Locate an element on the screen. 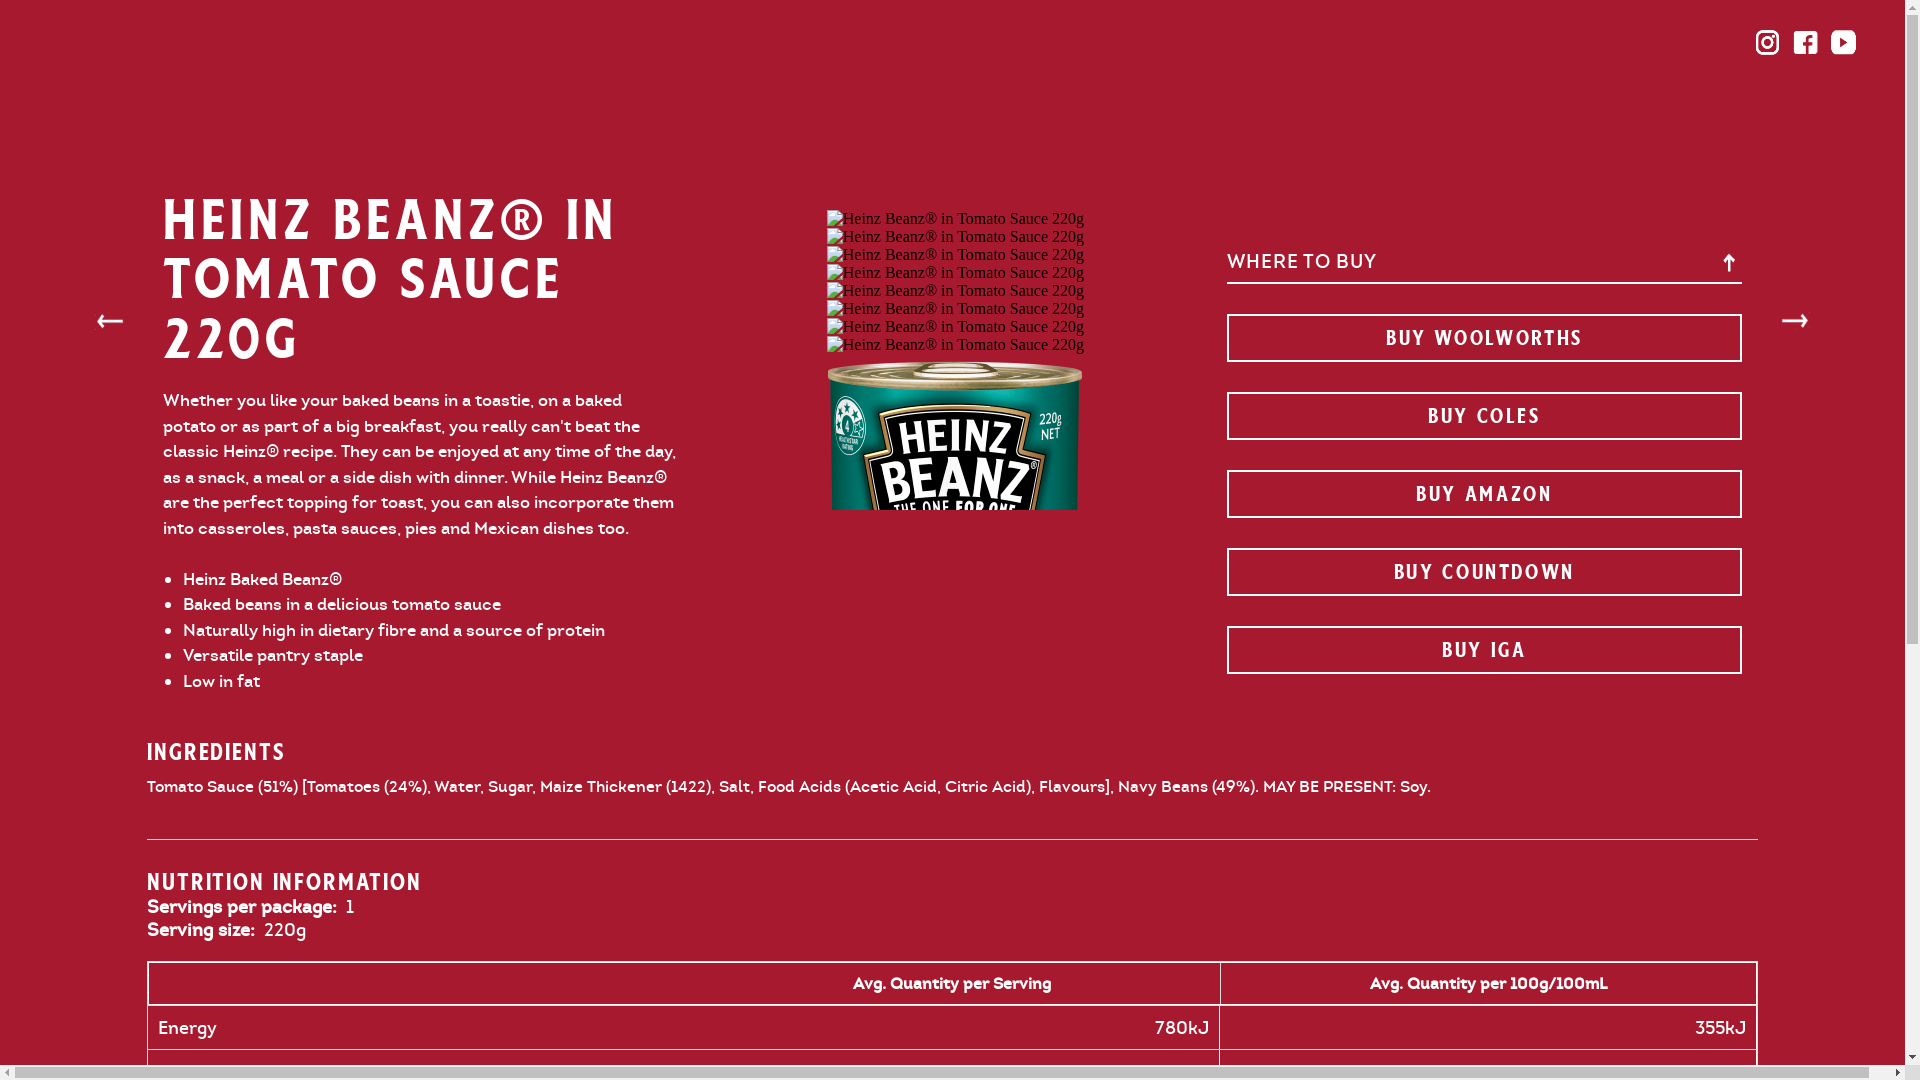  'youtube' is located at coordinates (1842, 42).